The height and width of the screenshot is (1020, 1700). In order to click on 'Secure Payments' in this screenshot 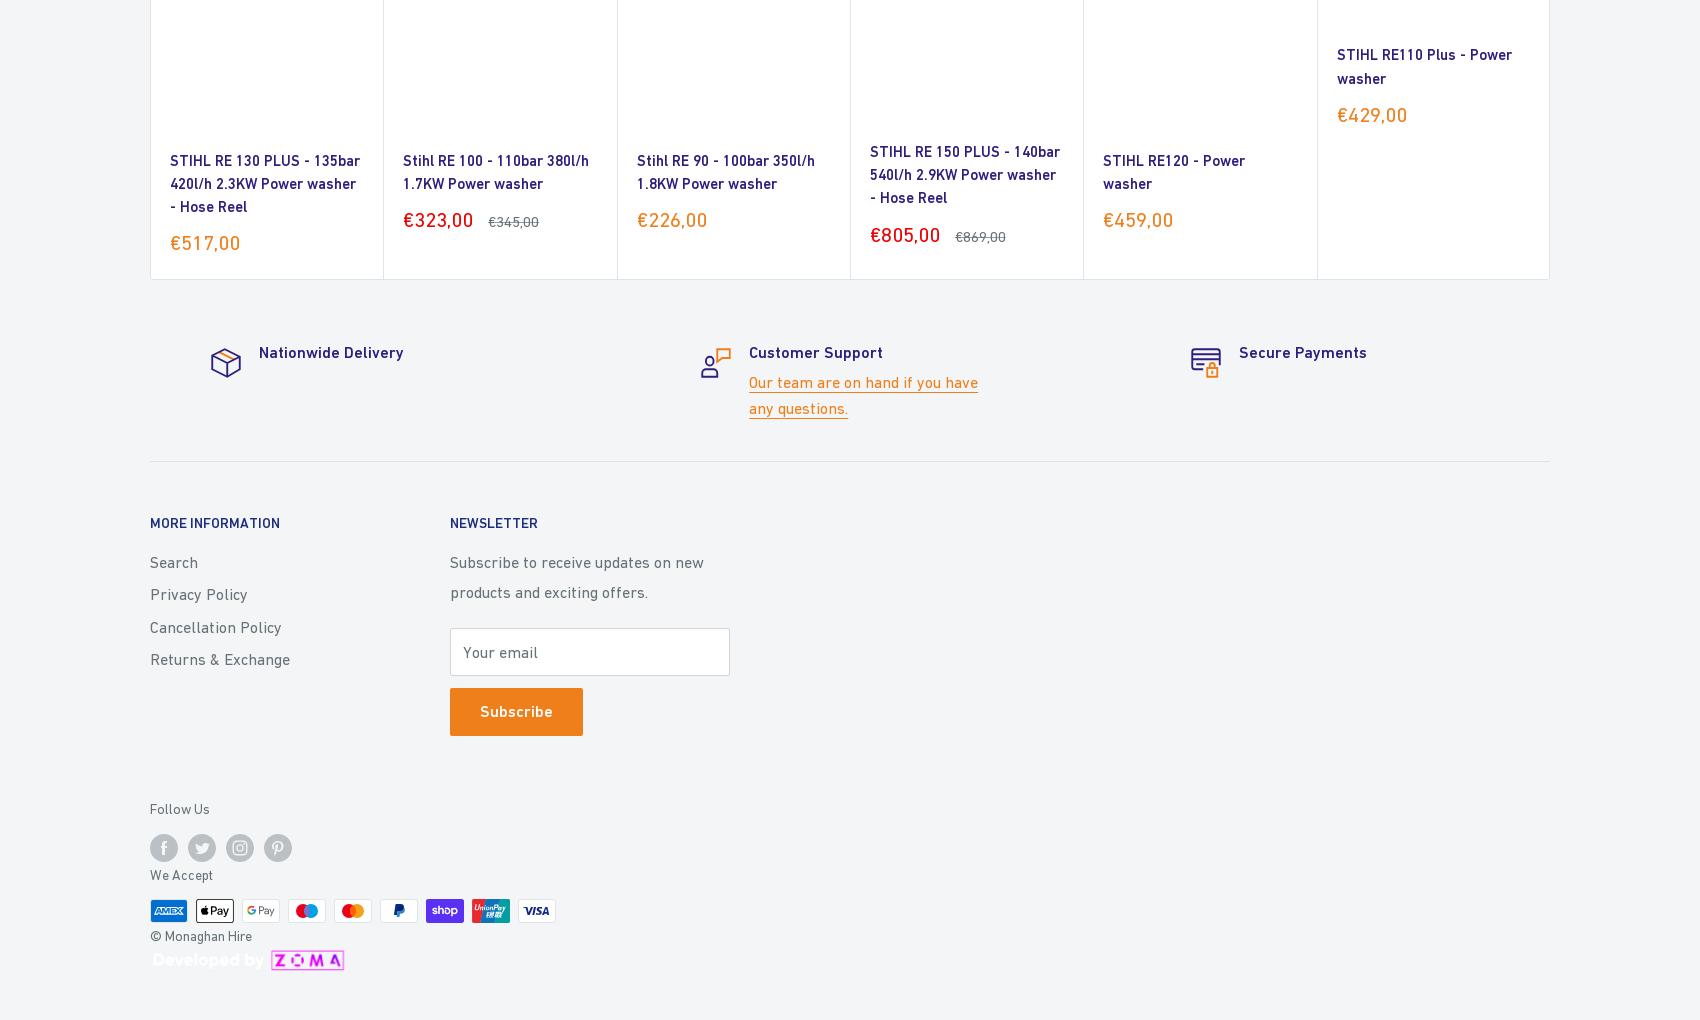, I will do `click(1303, 351)`.